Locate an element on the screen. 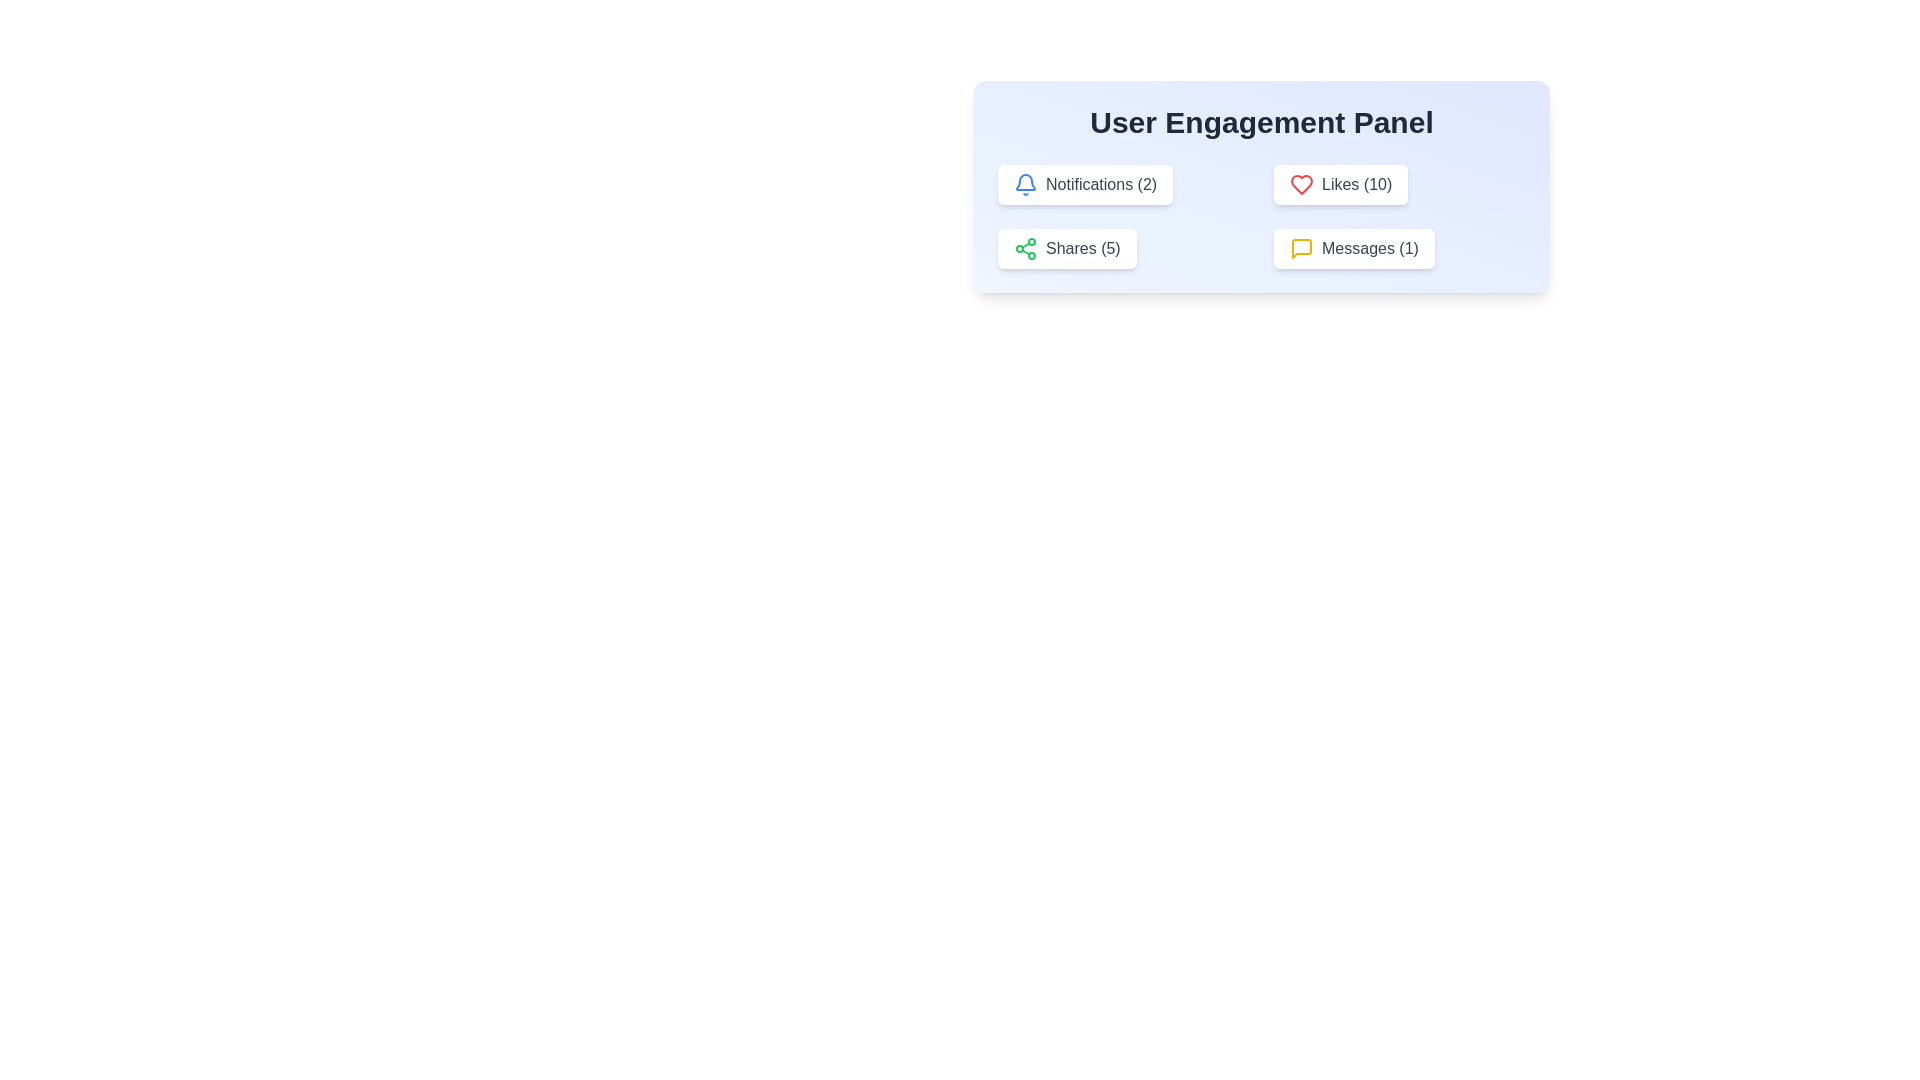 The width and height of the screenshot is (1920, 1080). text content of the Notifications label that displays the count '2' in the User Engagement Panel, located to the right of the blue bell icon is located at coordinates (1100, 185).